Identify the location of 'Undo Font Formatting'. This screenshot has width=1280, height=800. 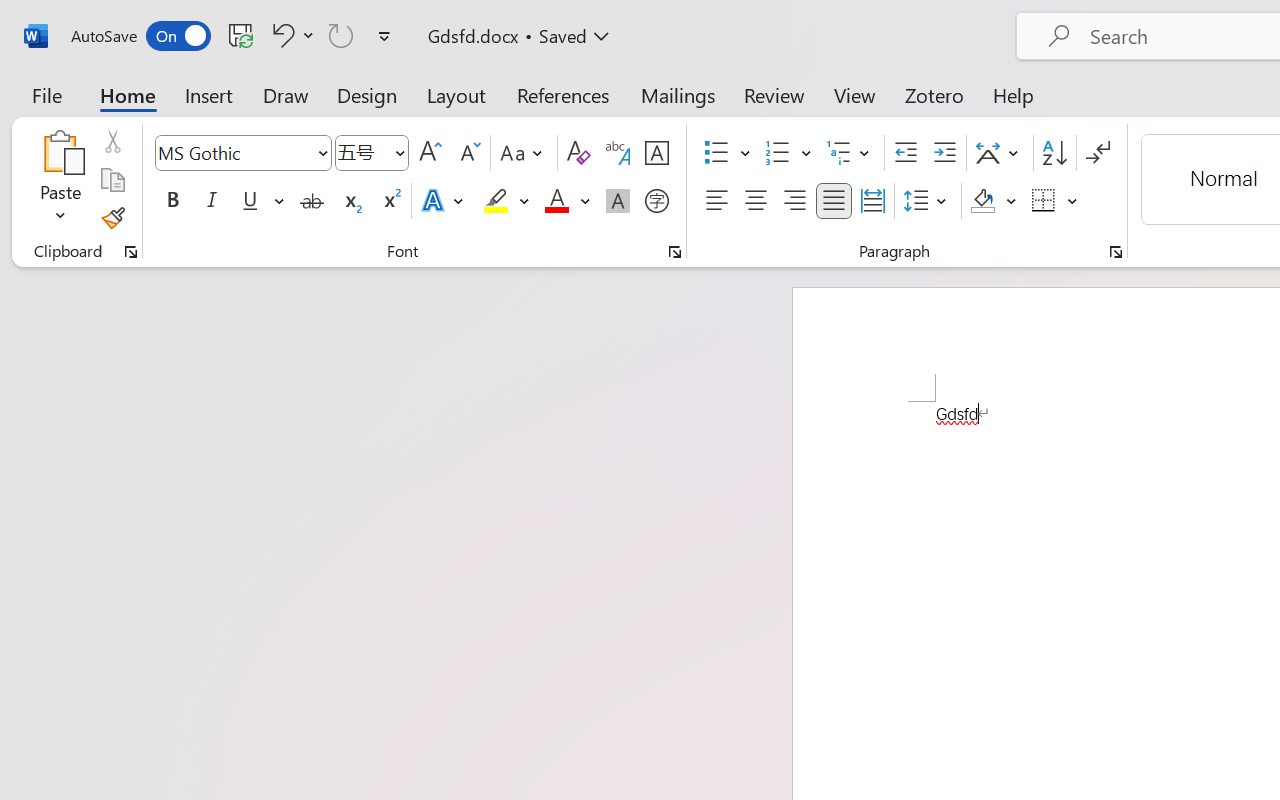
(279, 34).